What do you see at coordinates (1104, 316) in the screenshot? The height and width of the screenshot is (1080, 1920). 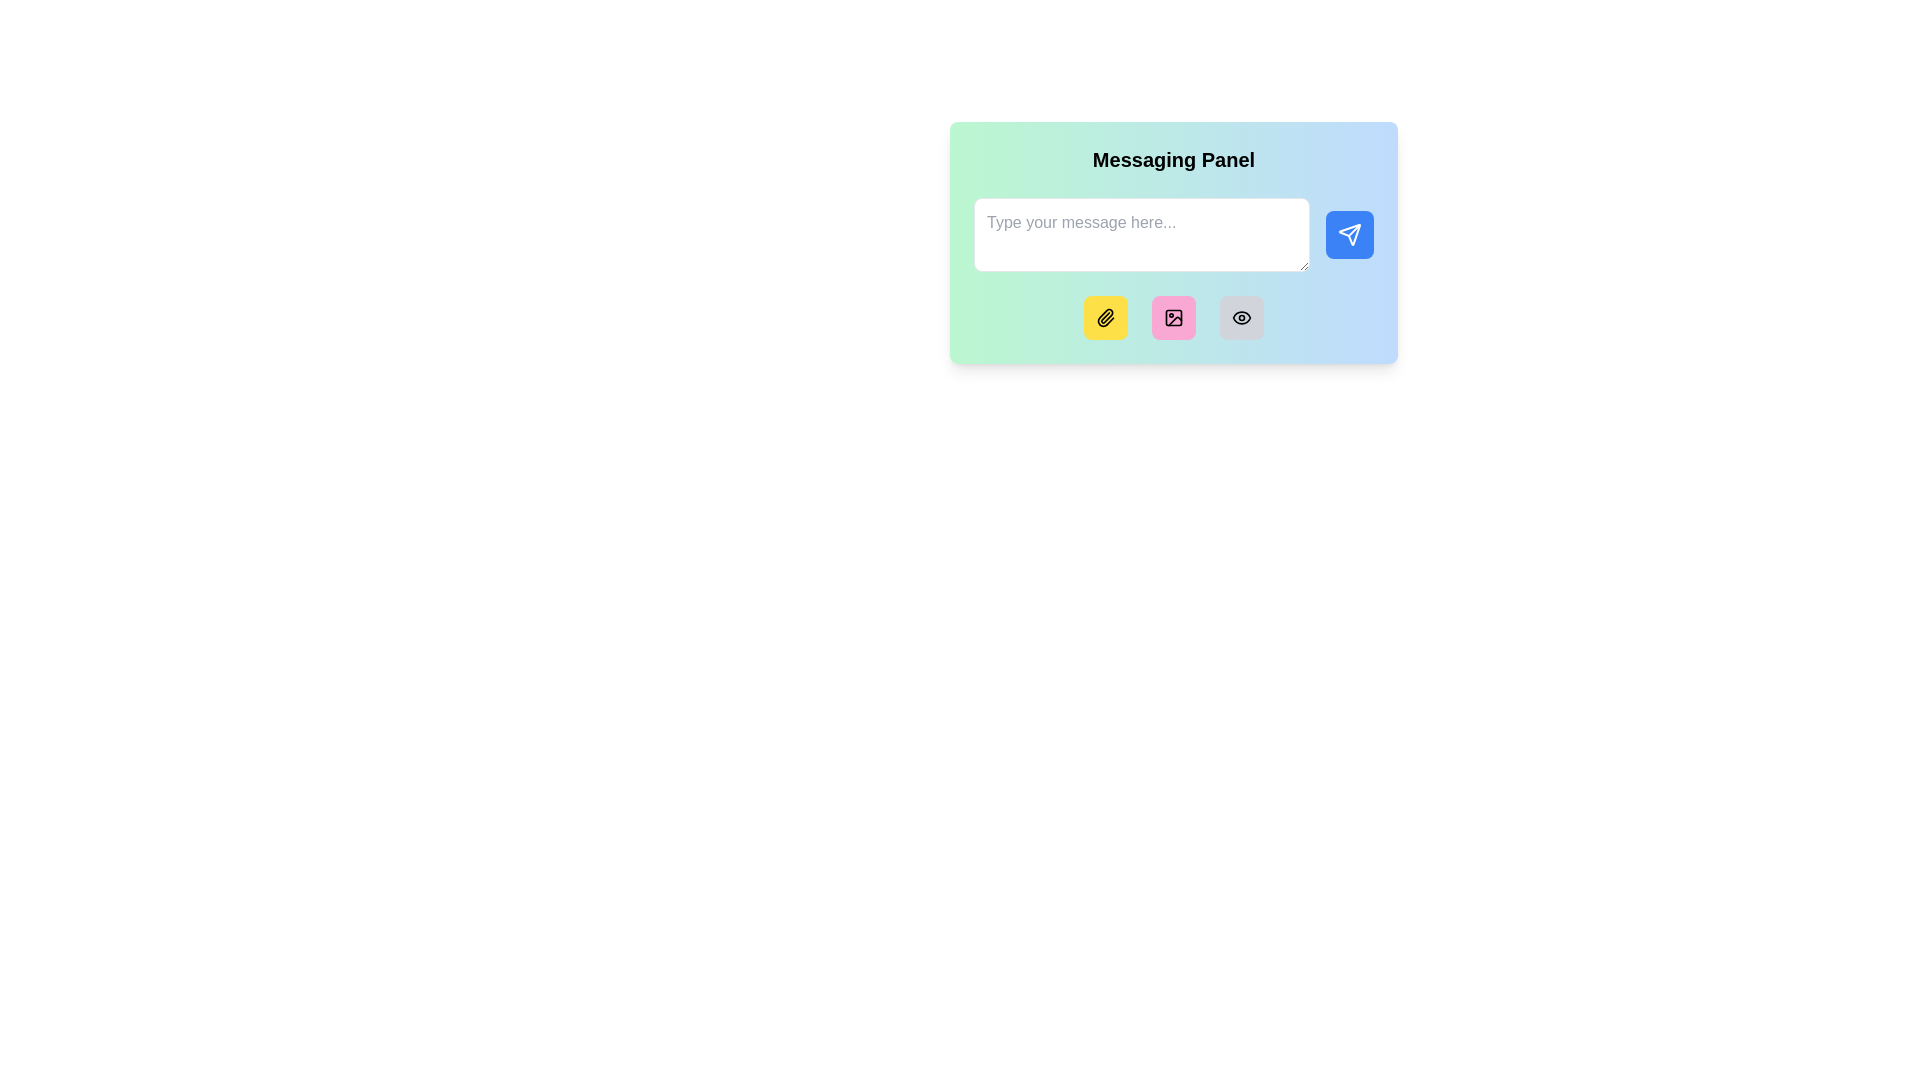 I see `the yellow button with rounded corners and a black paperclip icon to attach a file` at bounding box center [1104, 316].